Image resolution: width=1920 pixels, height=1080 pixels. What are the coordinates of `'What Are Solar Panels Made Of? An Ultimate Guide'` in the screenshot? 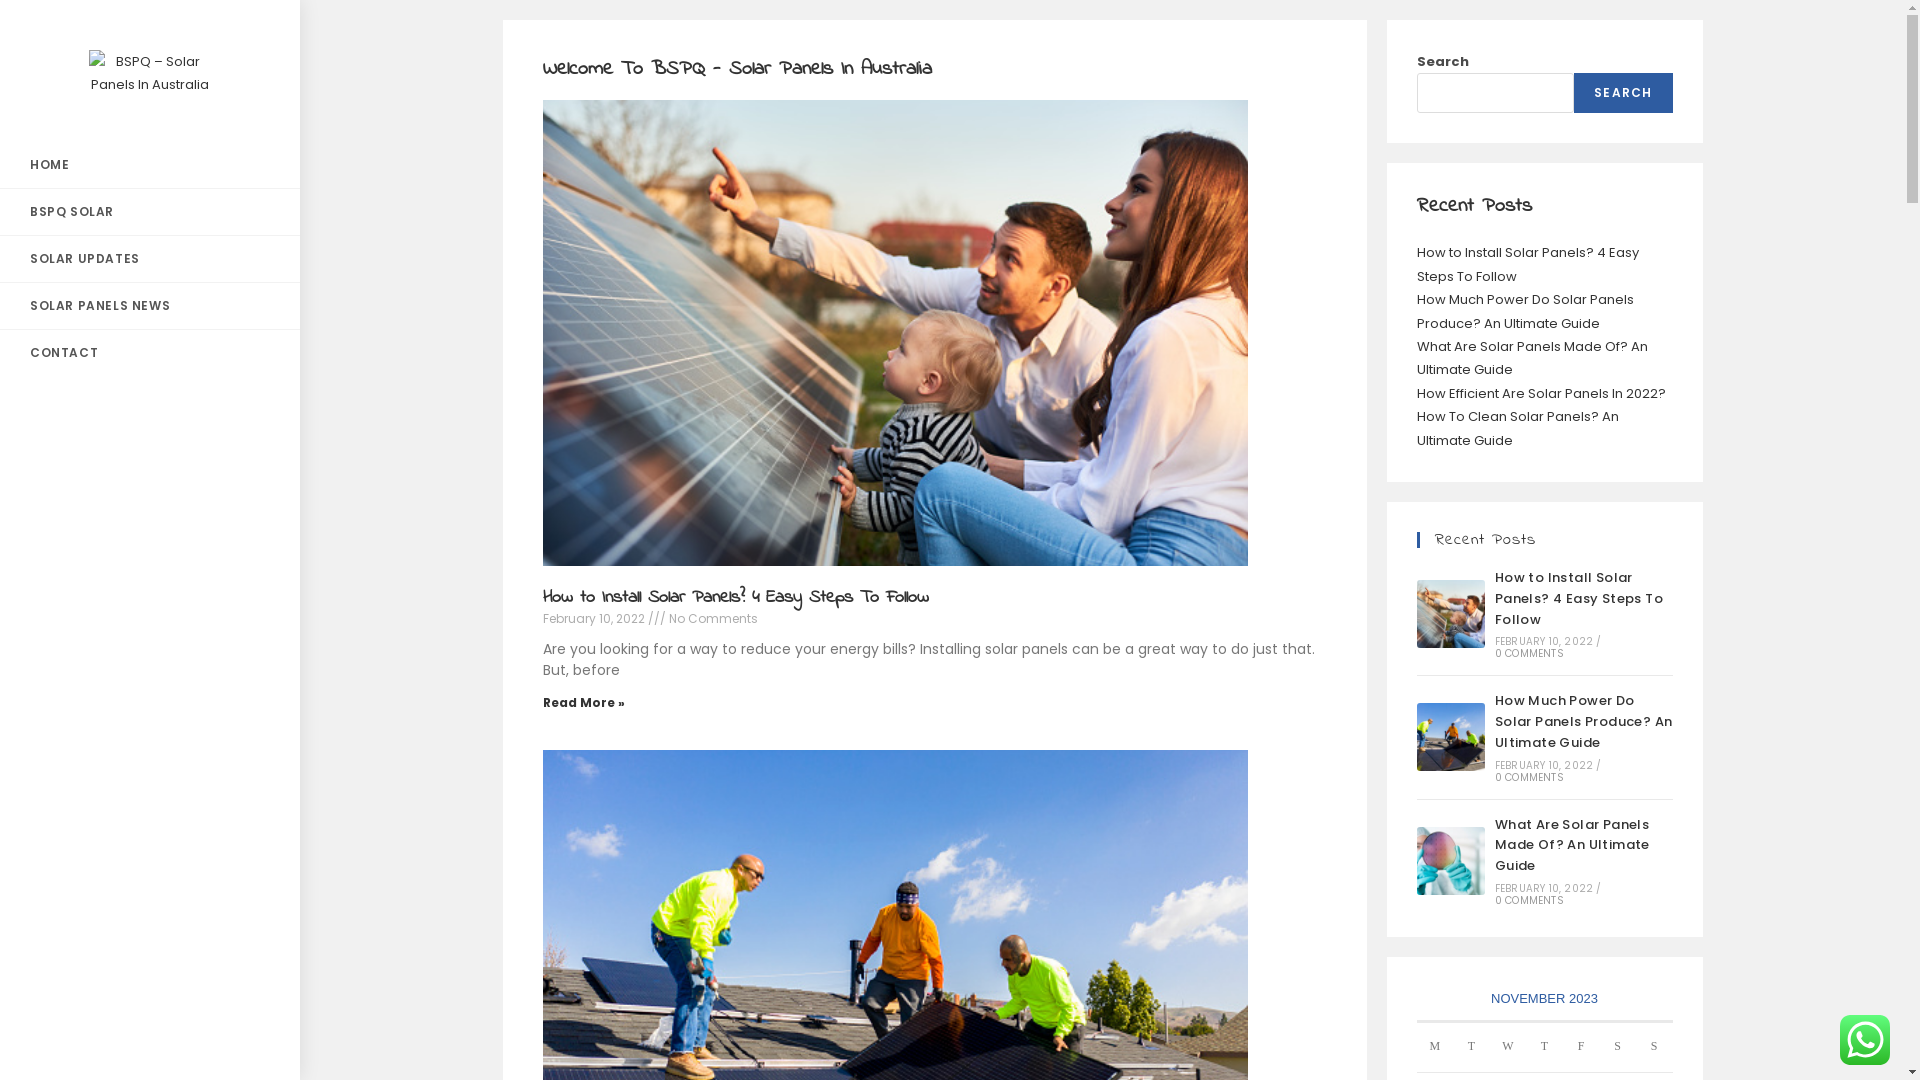 It's located at (1571, 845).